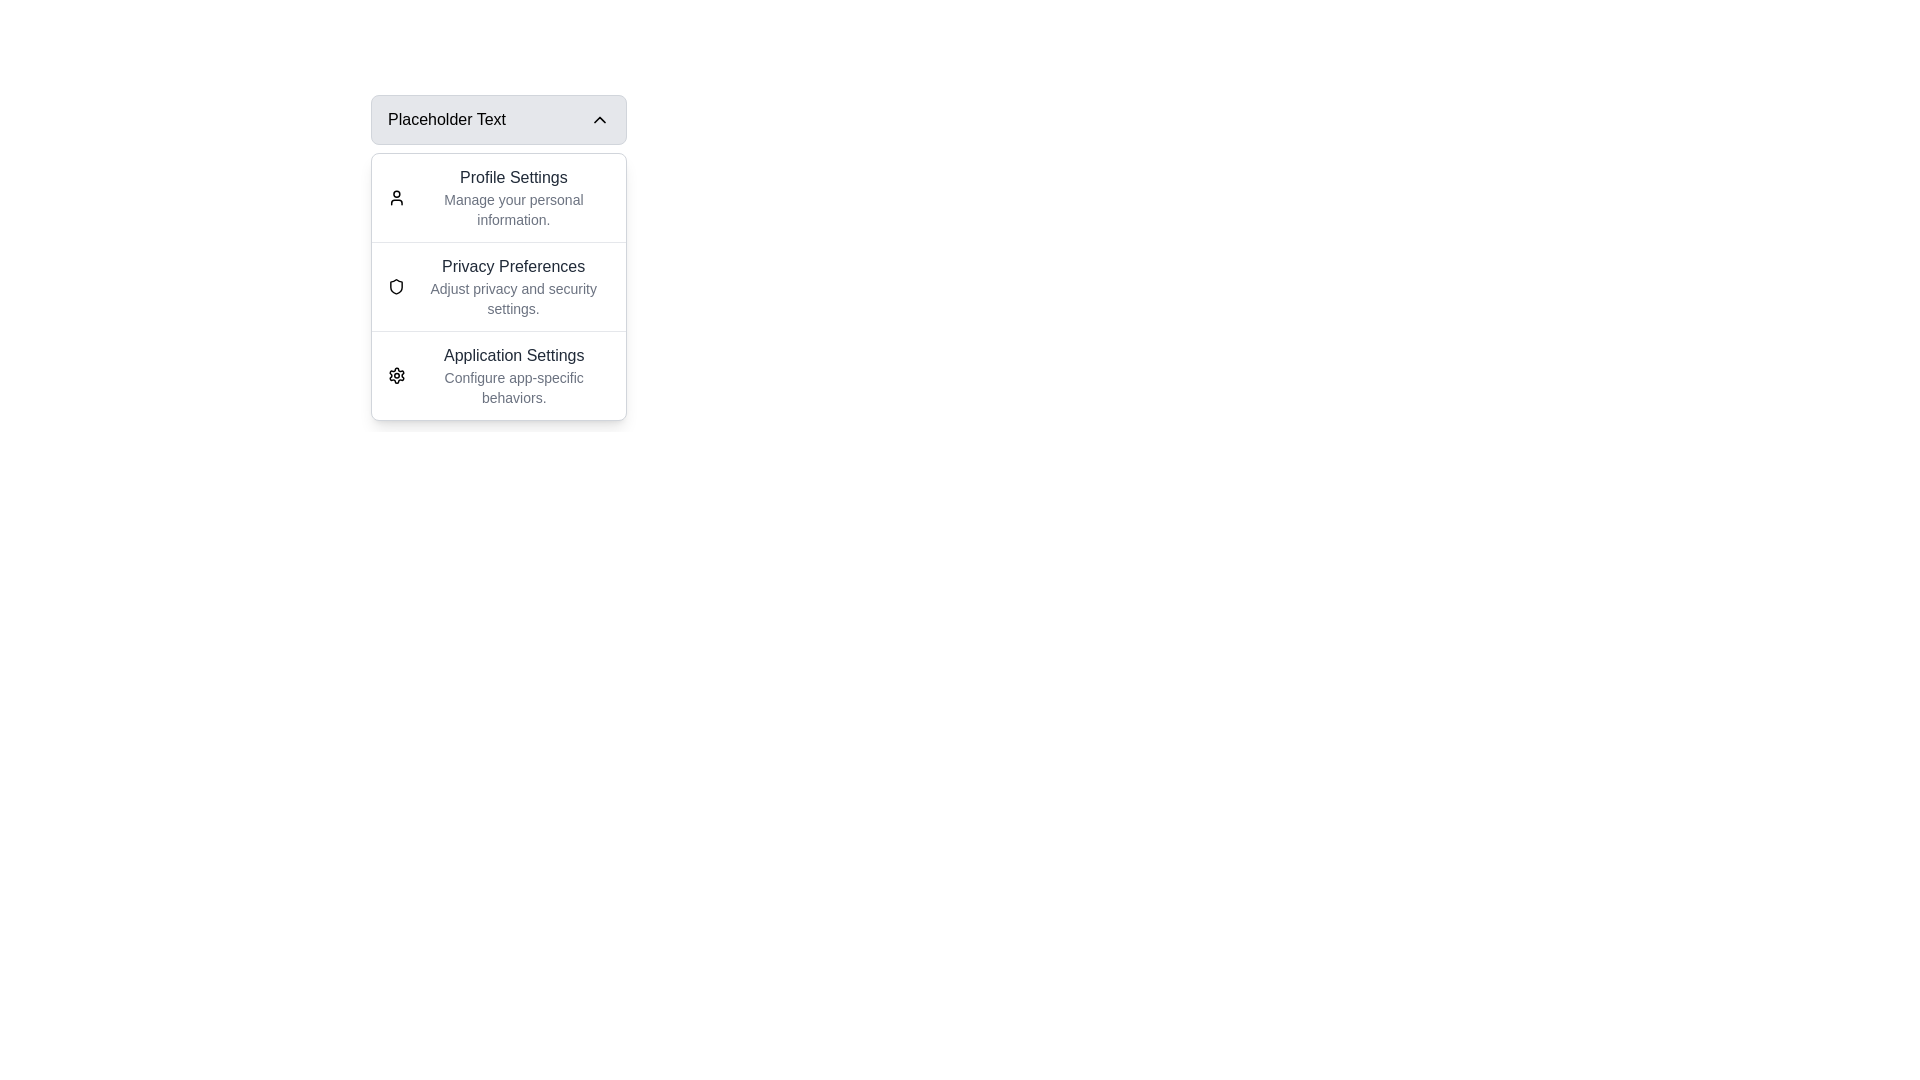 This screenshot has width=1920, height=1080. What do you see at coordinates (514, 388) in the screenshot?
I see `the text element reading 'Configure app-specific behaviors.' which is styled in a small-sized font with a gray color, located directly below the heading 'Application Settings'` at bounding box center [514, 388].